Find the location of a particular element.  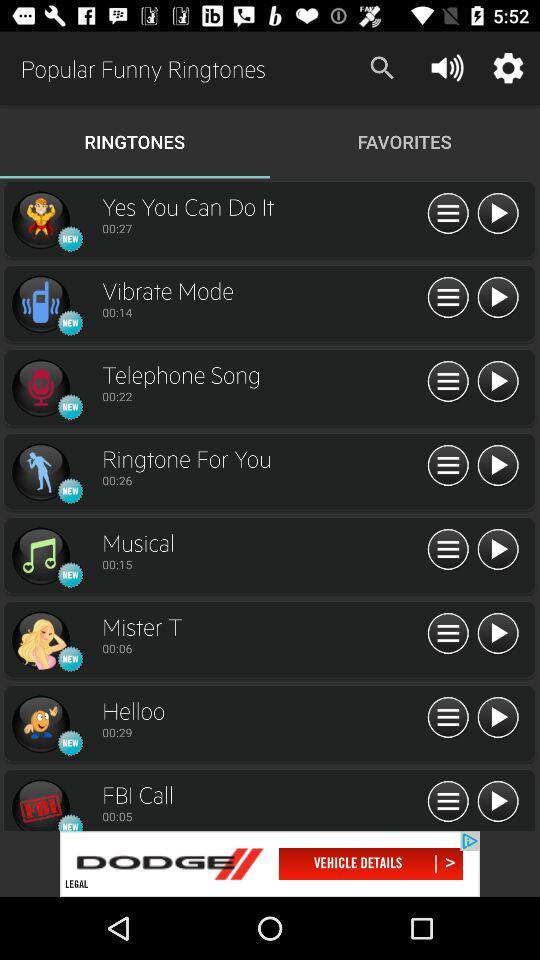

song is located at coordinates (496, 718).